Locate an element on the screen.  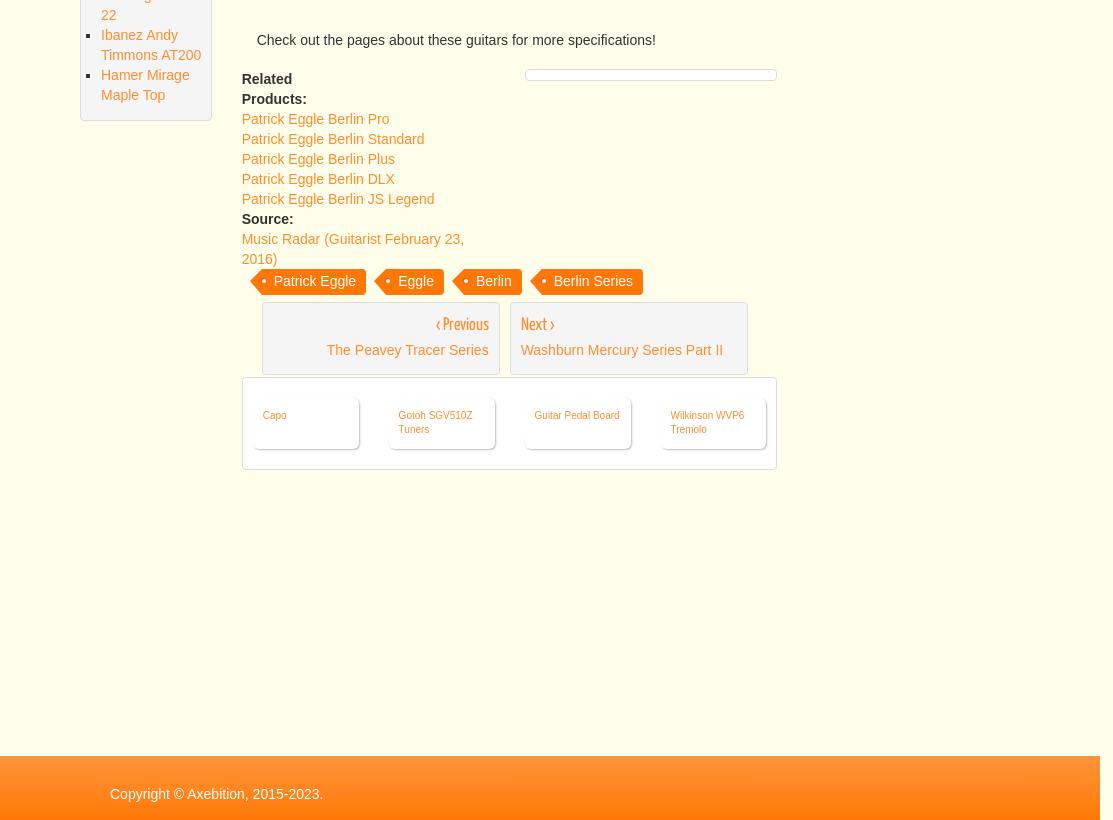
'Music Radar (Guitarist February 23, 2016)' is located at coordinates (352, 537).